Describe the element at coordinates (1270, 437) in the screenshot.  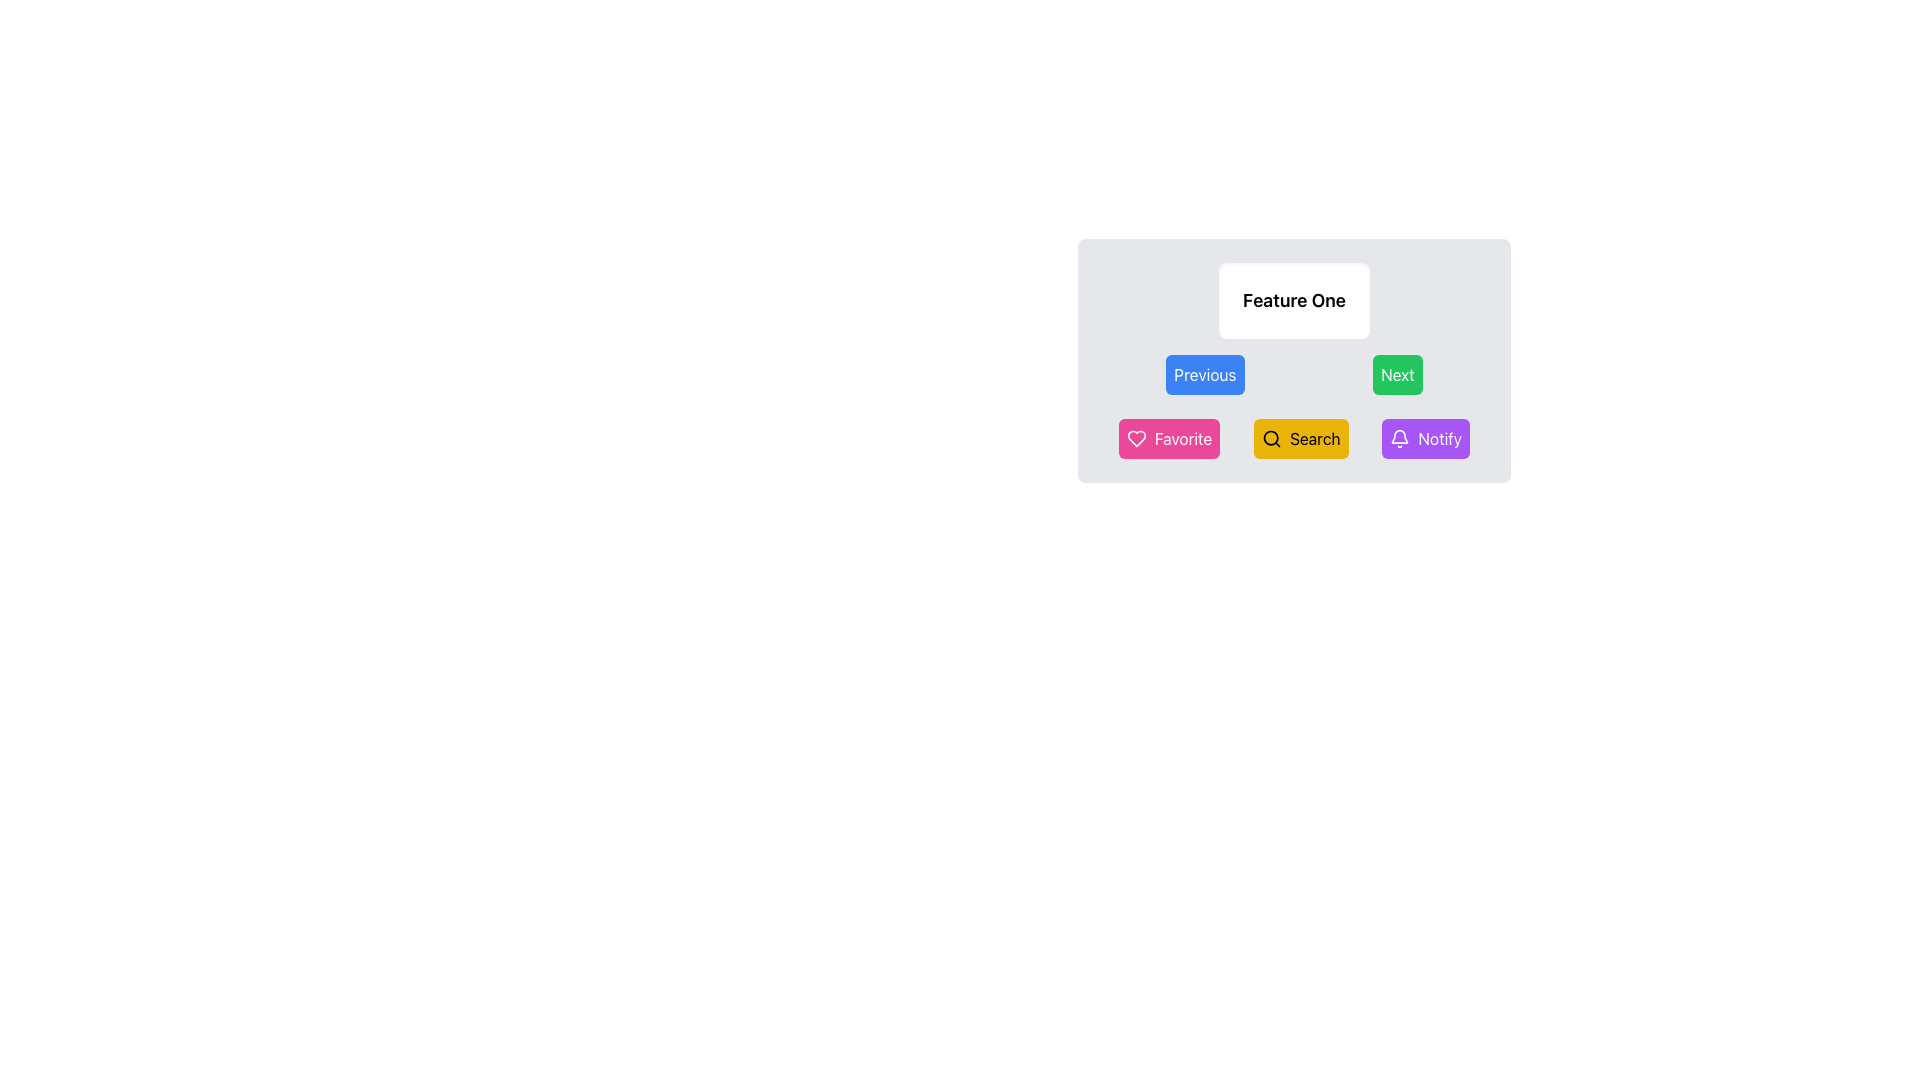
I see `the circular lens part of the search magnifying glass icon, located below the 'Feature One' text heading` at that location.